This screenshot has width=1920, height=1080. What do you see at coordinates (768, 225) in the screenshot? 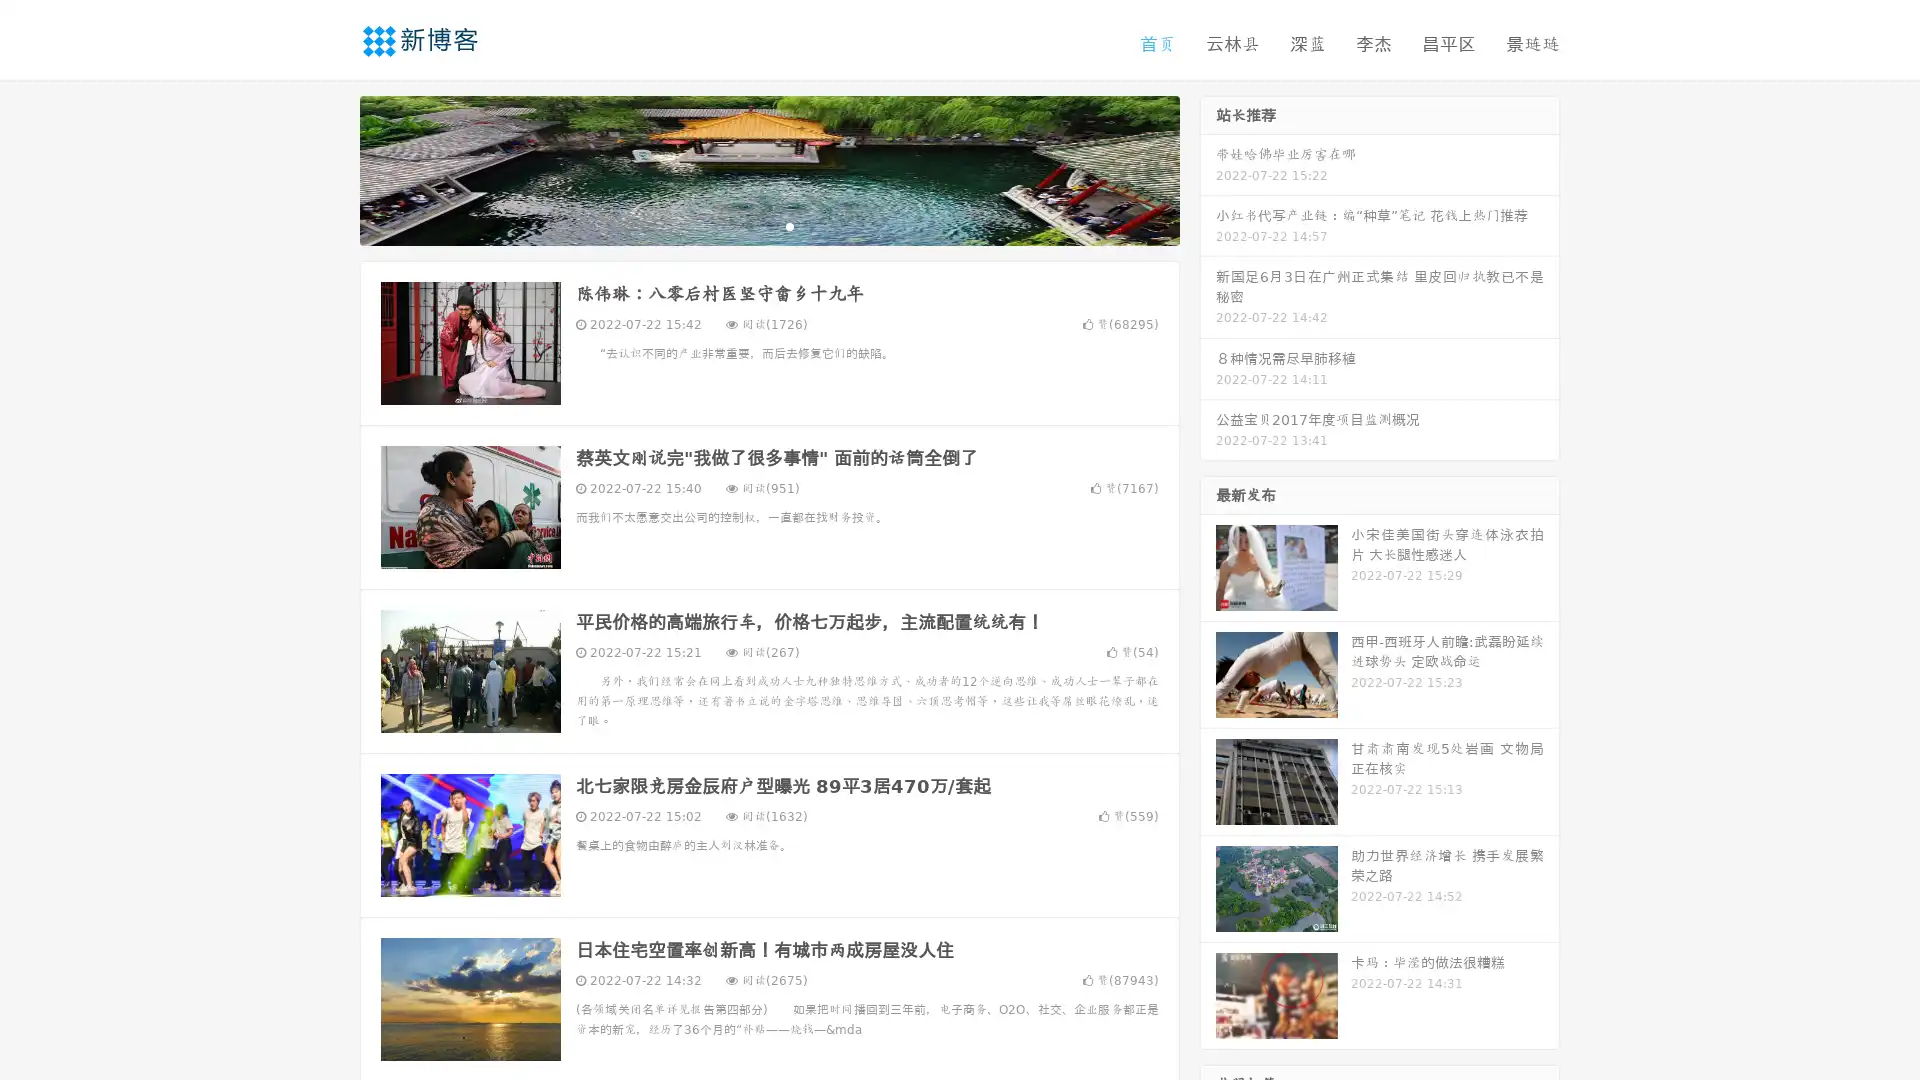
I see `Go to slide 2` at bounding box center [768, 225].